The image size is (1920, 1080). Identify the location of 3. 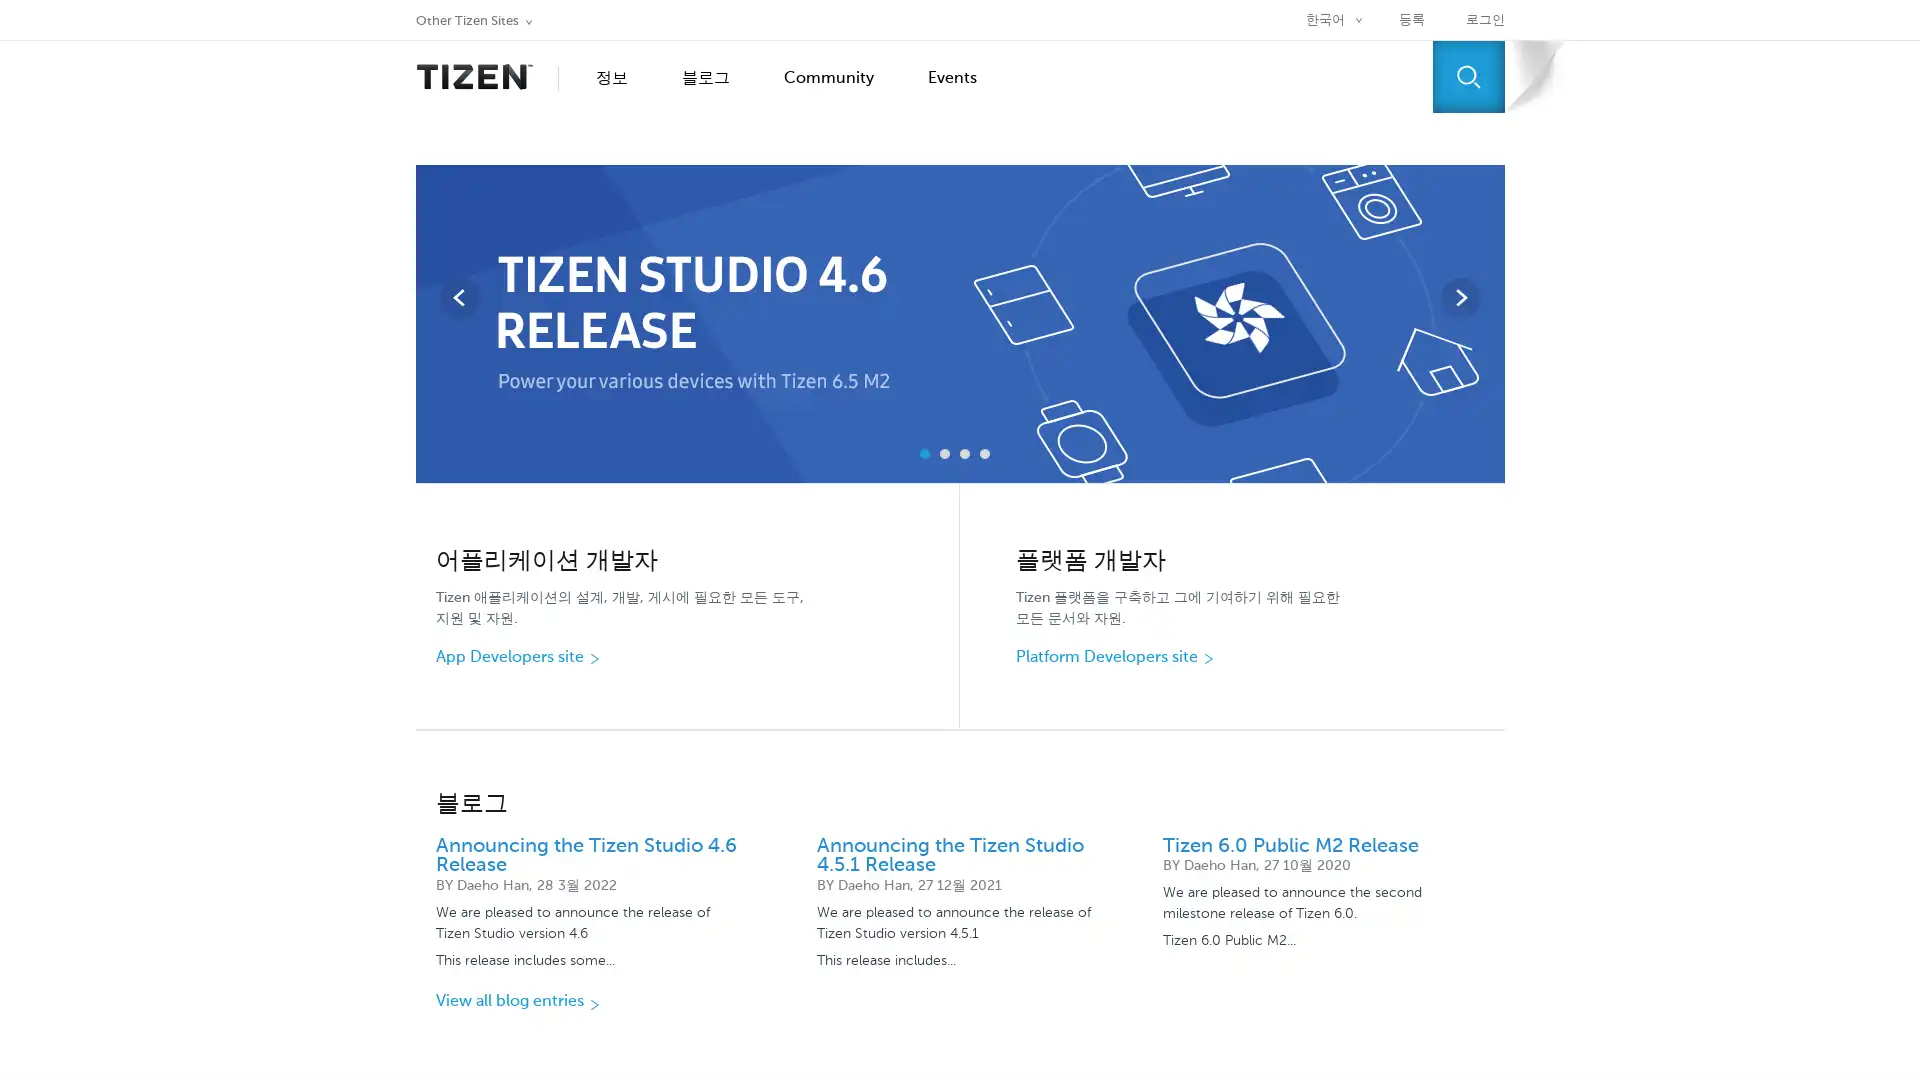
(964, 454).